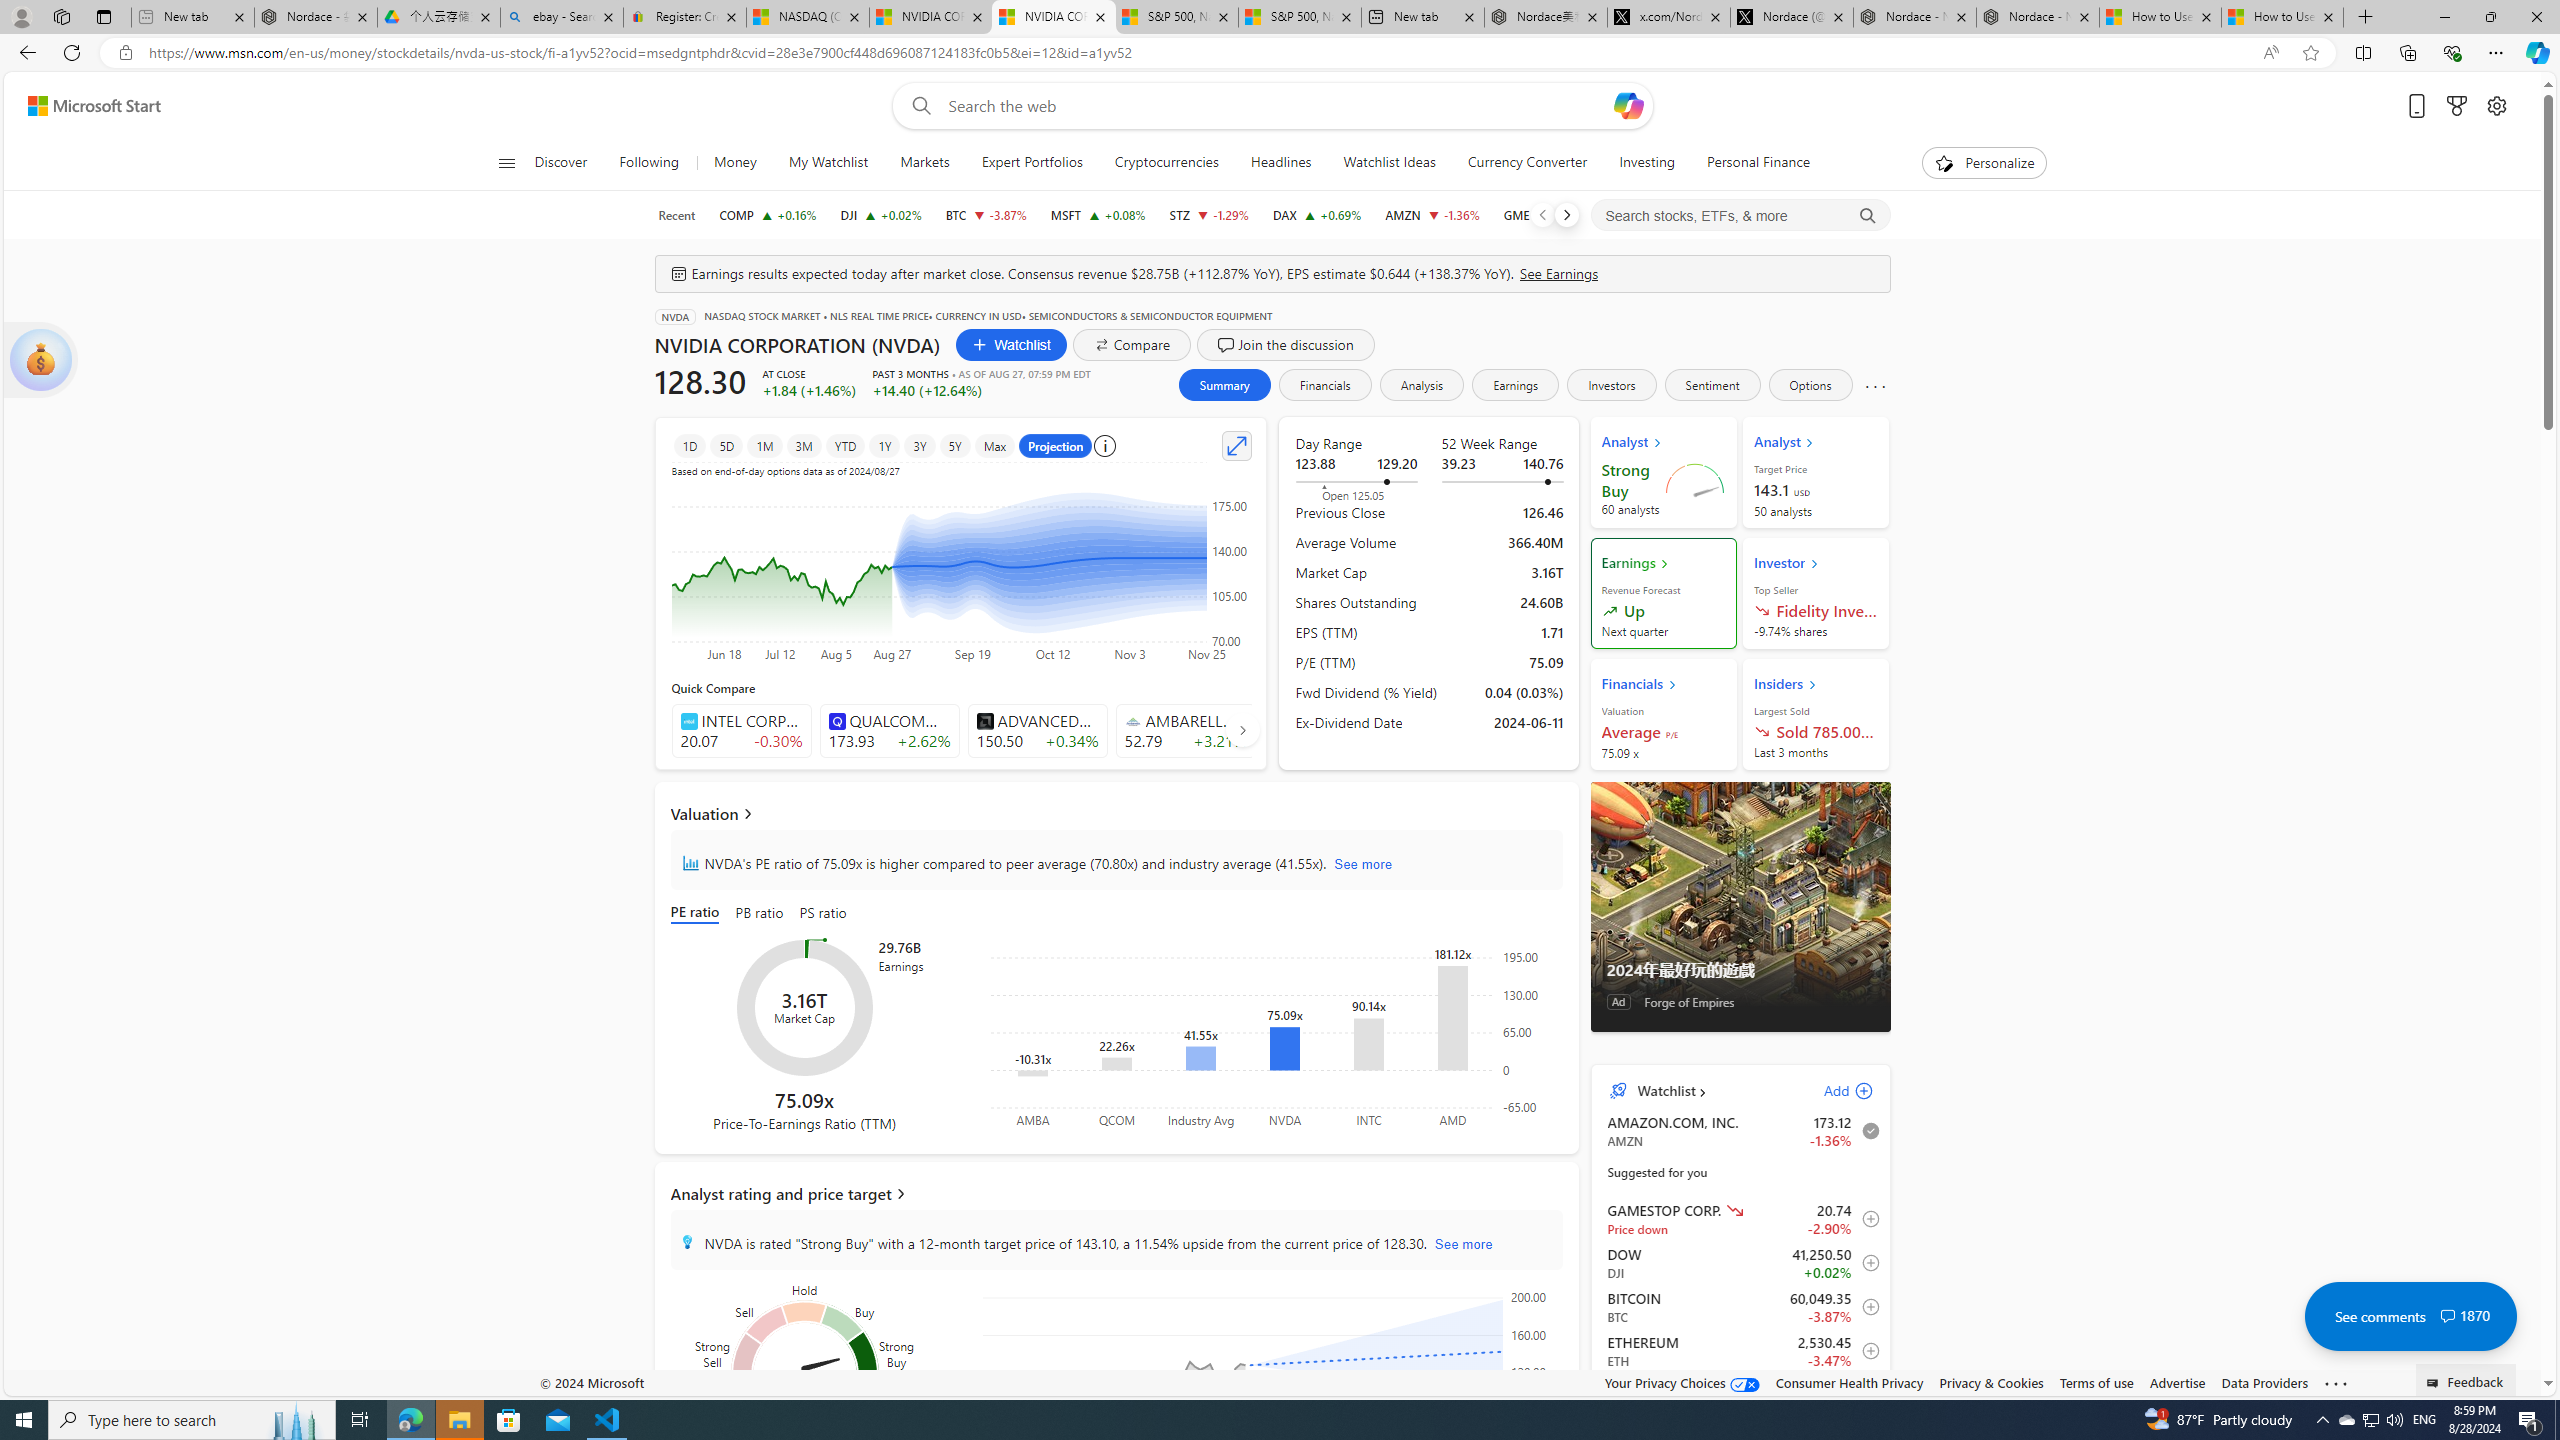 The width and height of the screenshot is (2560, 1440). Describe the element at coordinates (758, 914) in the screenshot. I see `'PB ratio'` at that location.